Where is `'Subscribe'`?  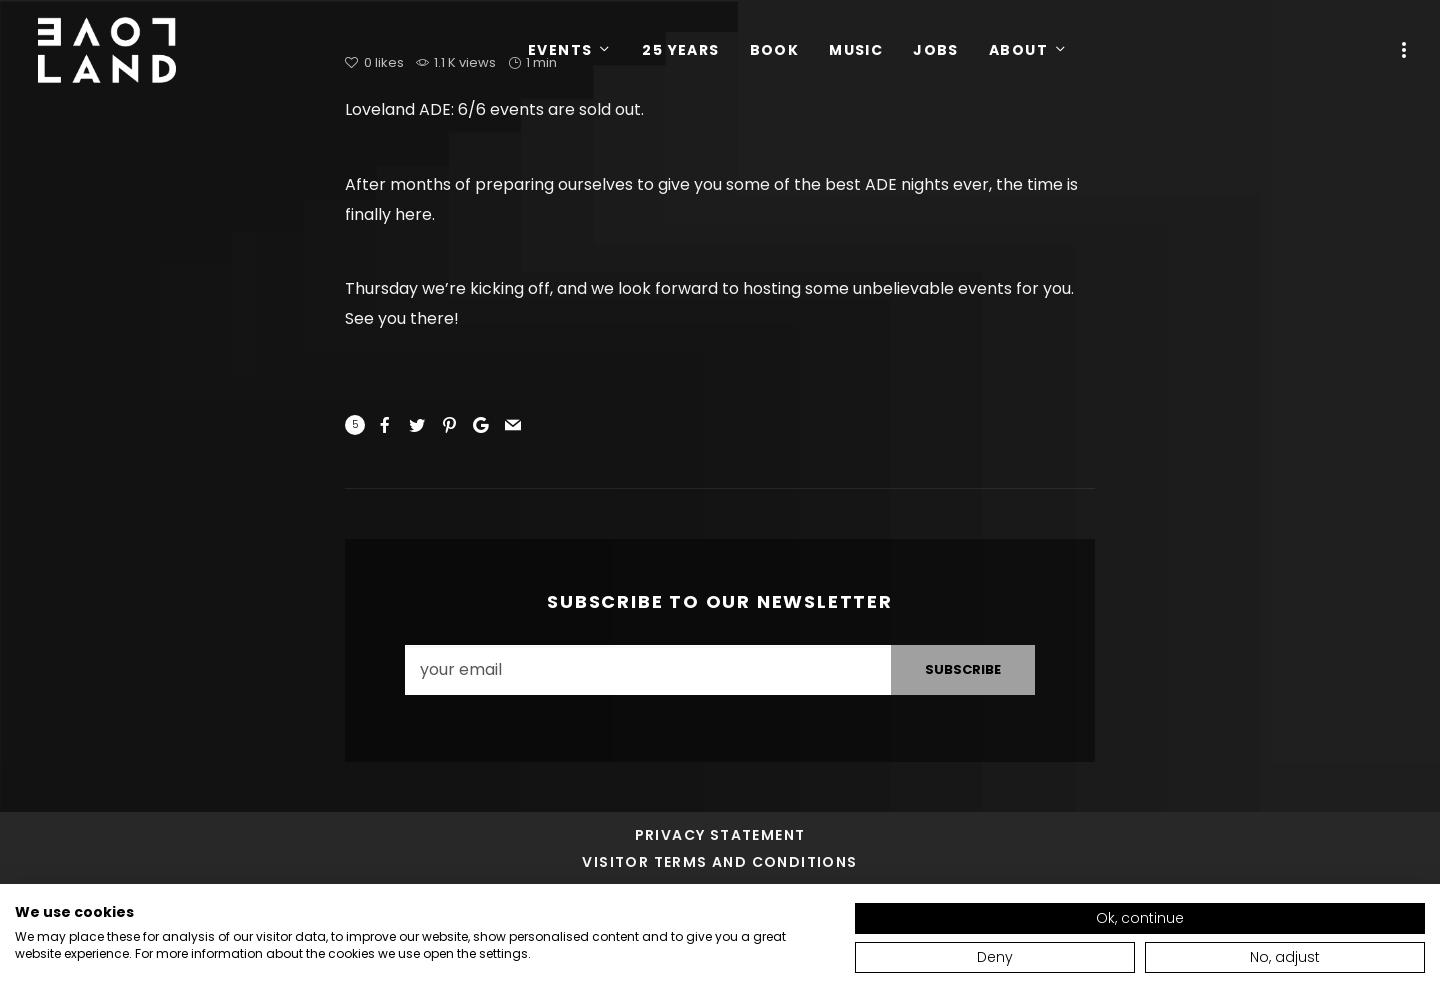 'Subscribe' is located at coordinates (925, 669).